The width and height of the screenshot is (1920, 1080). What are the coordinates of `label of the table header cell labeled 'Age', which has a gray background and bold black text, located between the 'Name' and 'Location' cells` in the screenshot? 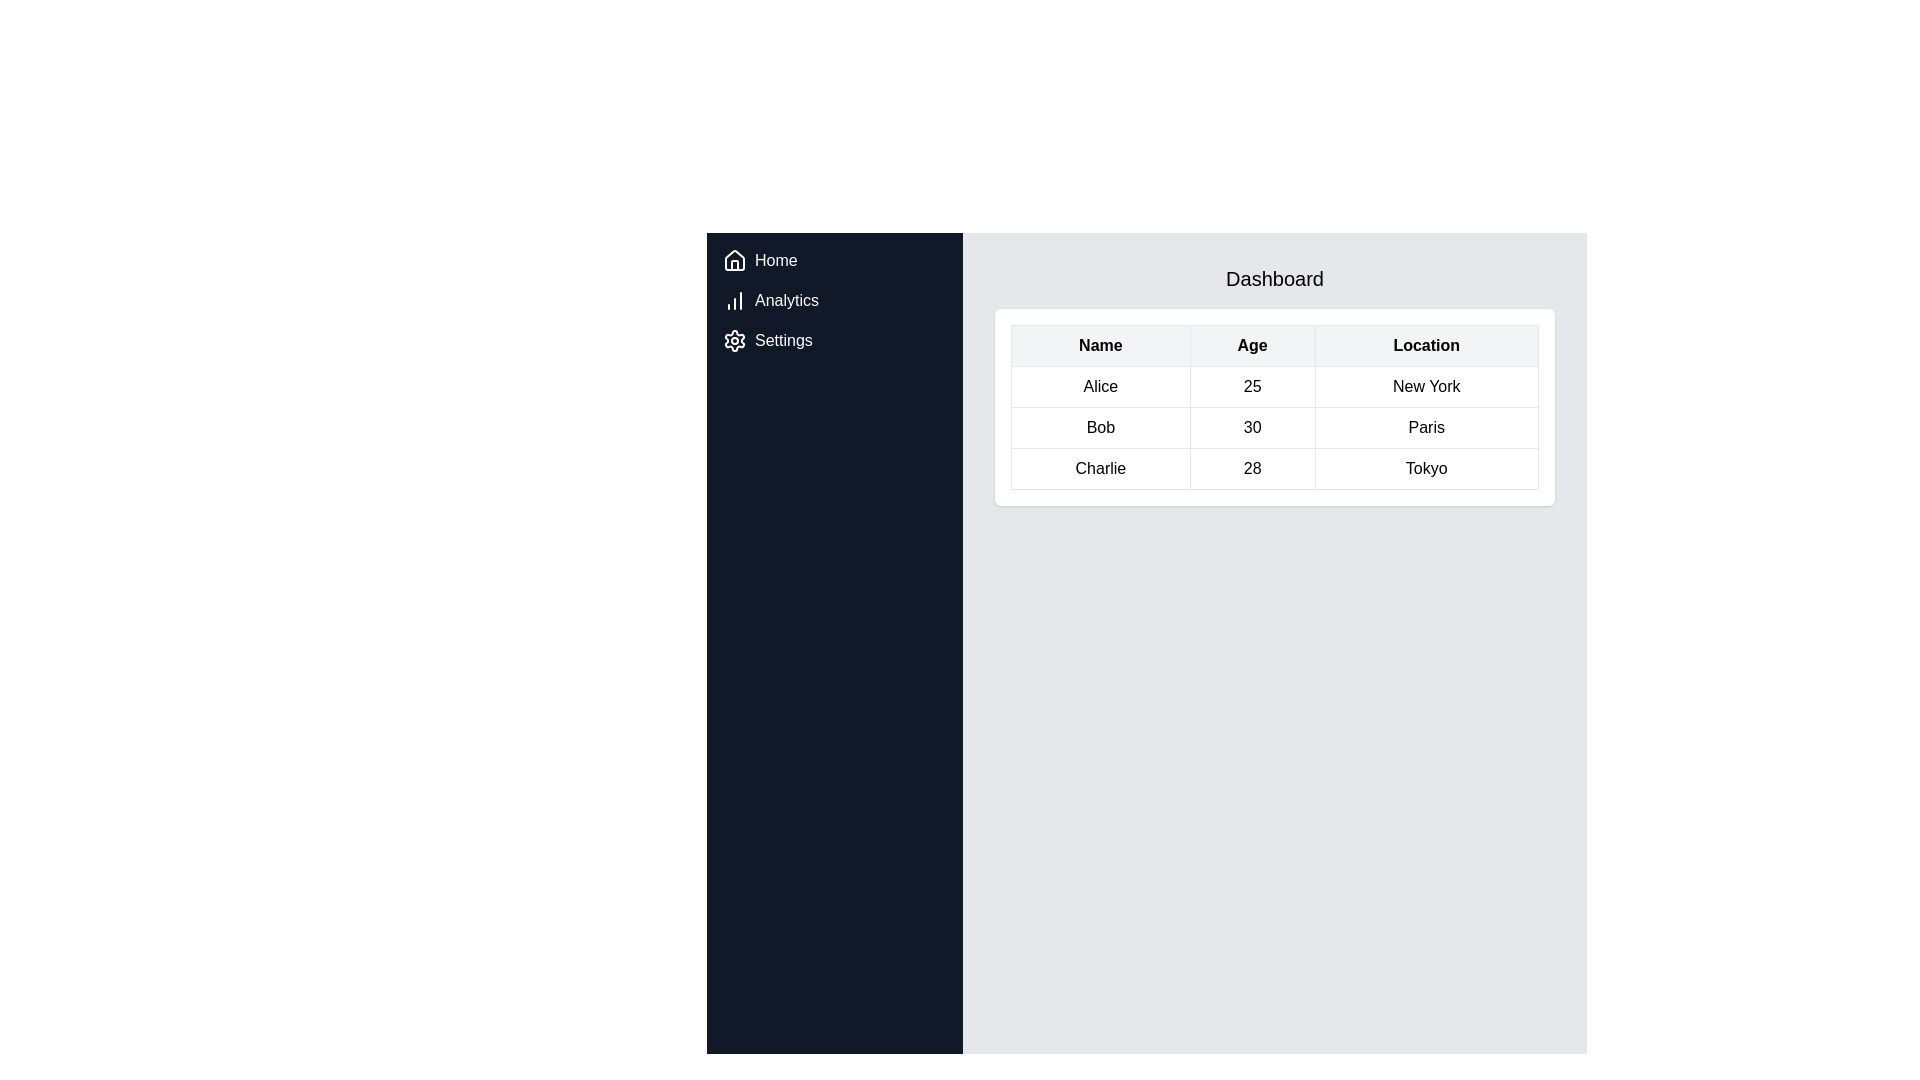 It's located at (1251, 345).